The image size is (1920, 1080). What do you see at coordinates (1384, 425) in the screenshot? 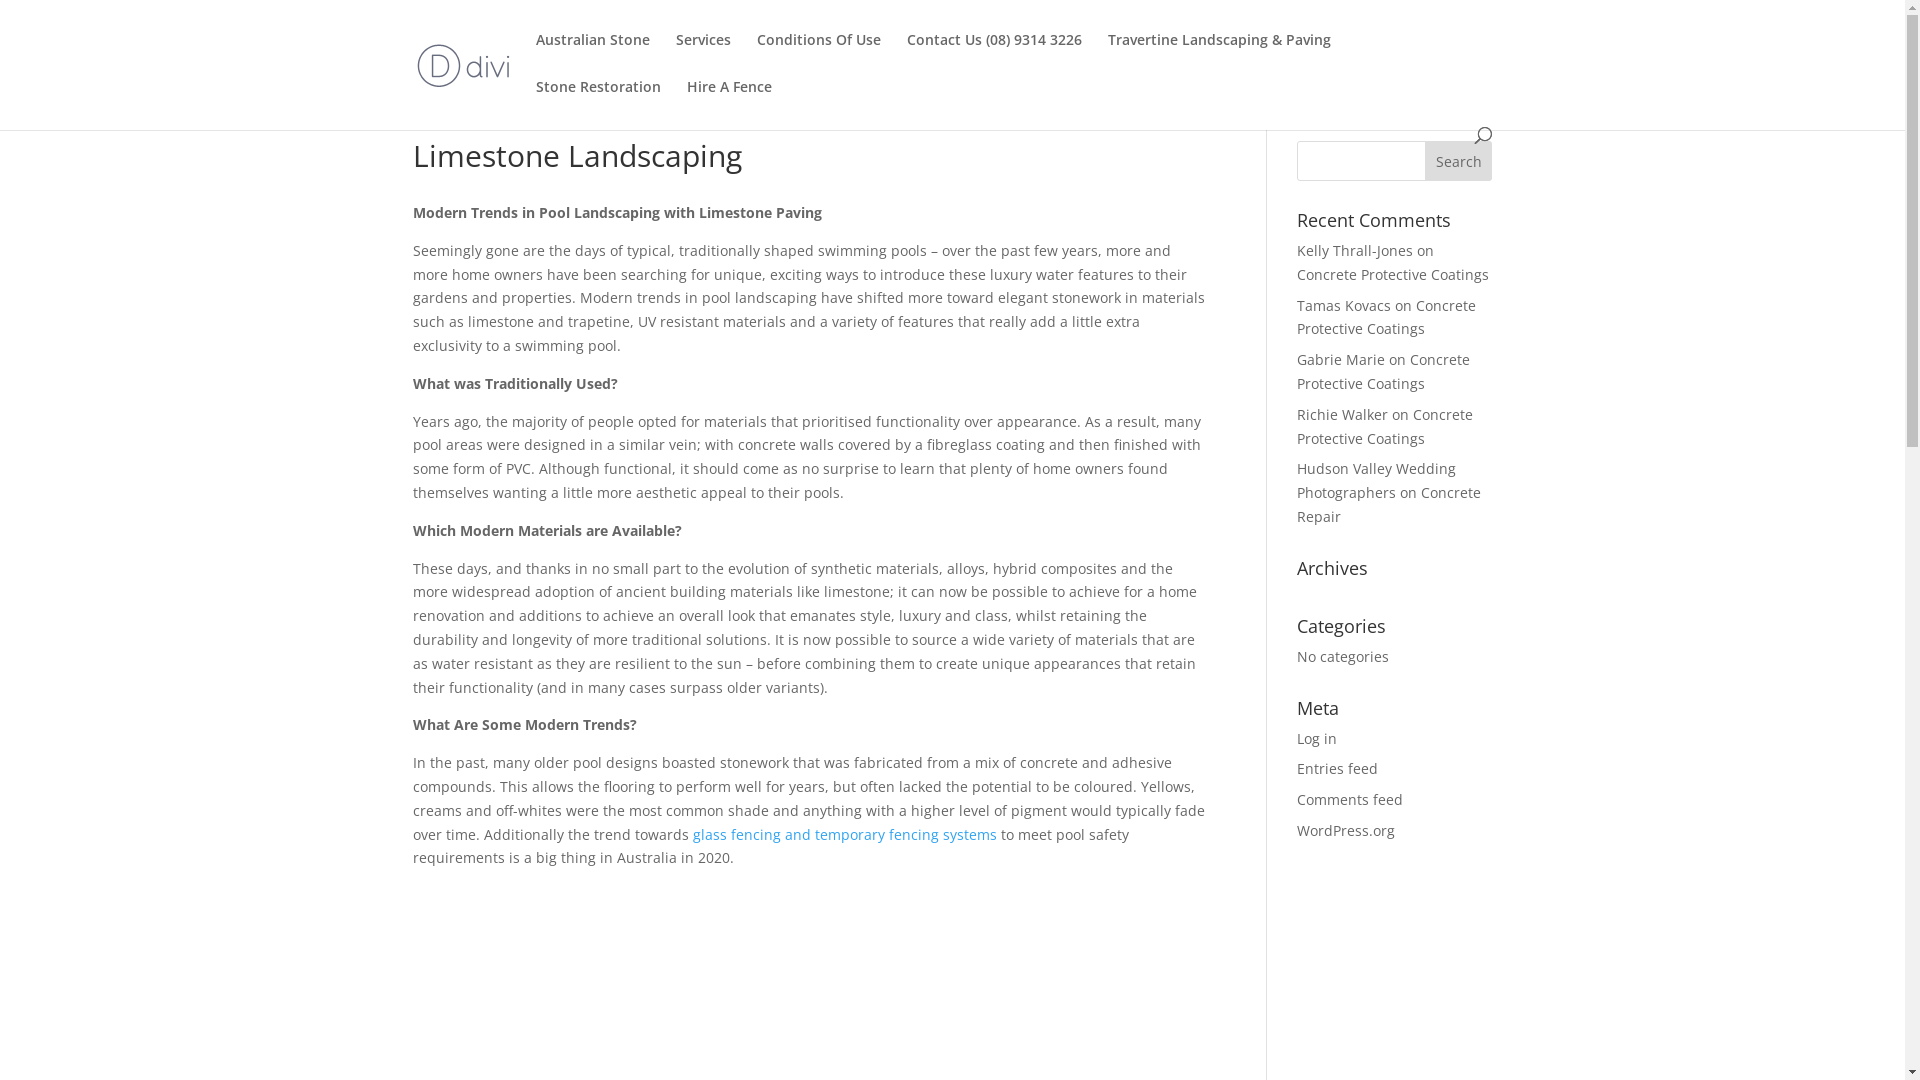
I see `'Concrete Protective Coatings'` at bounding box center [1384, 425].